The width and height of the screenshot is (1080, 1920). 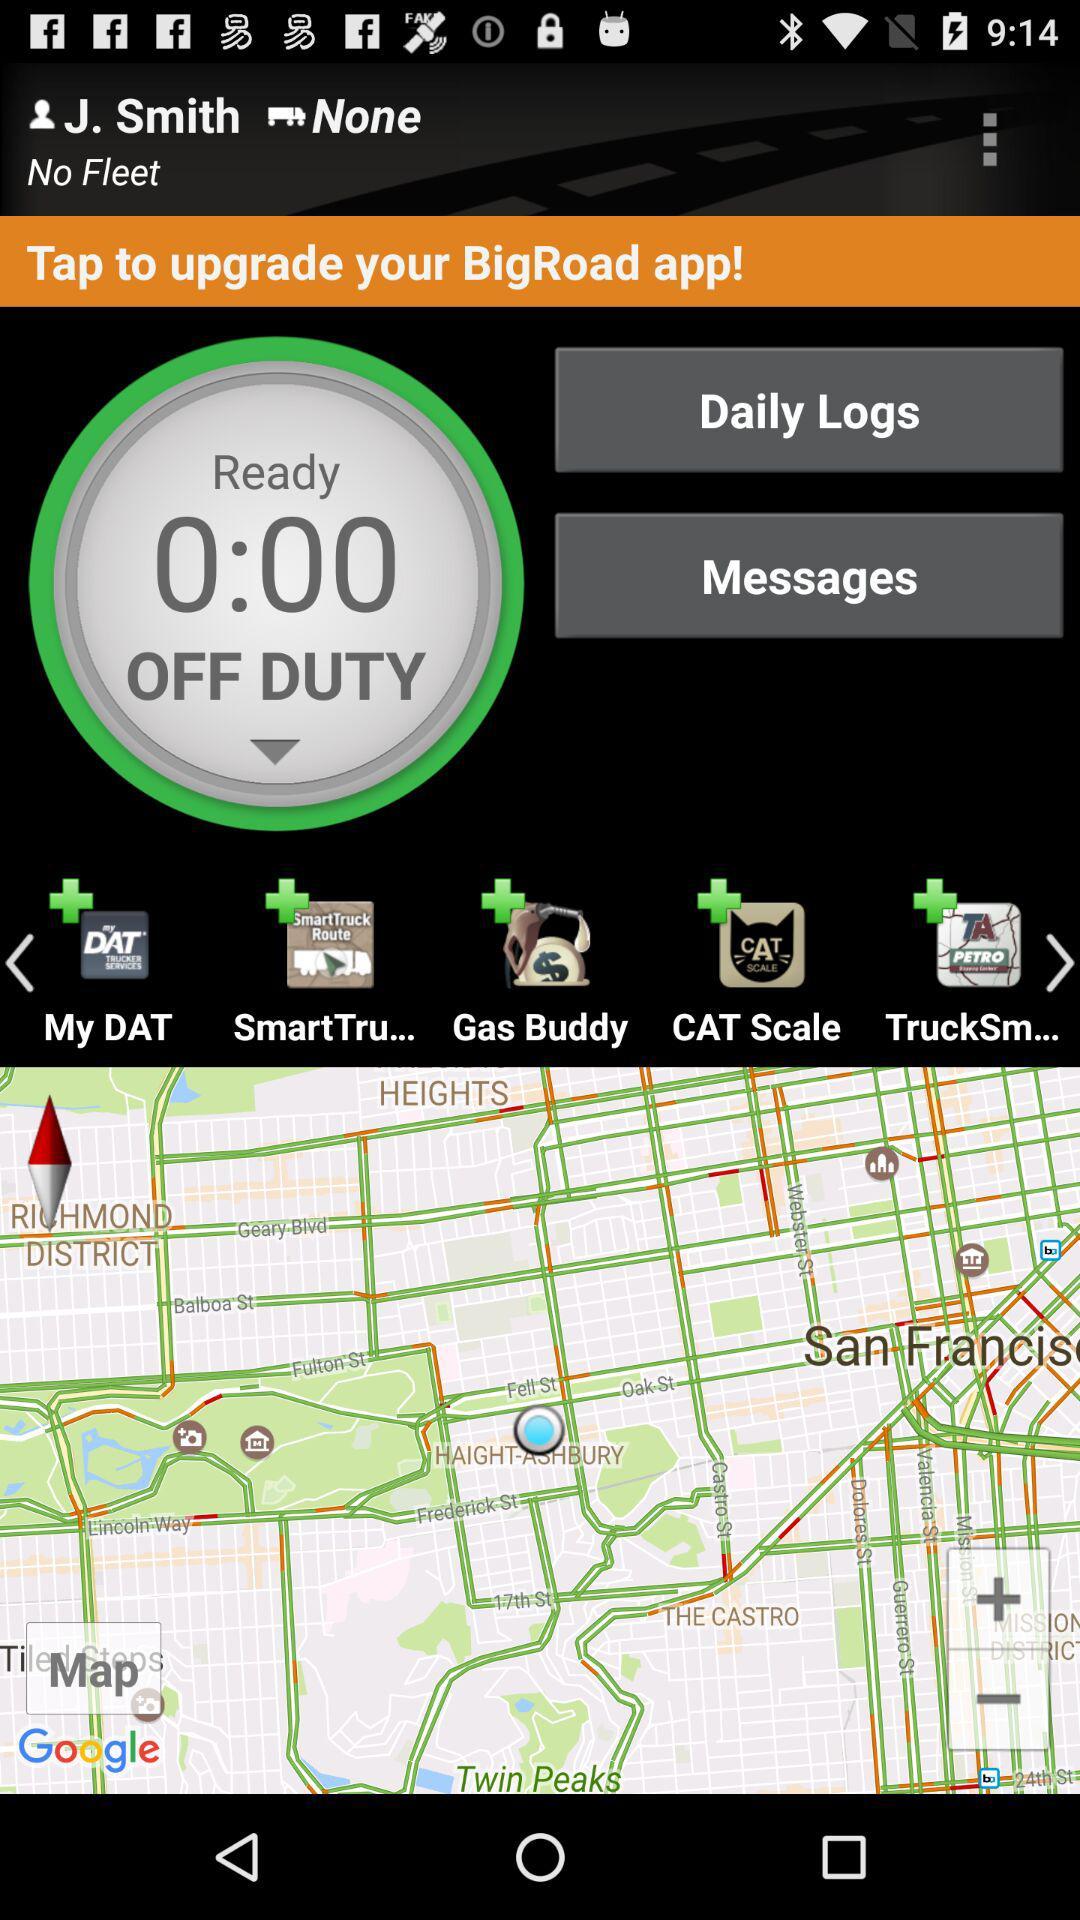 What do you see at coordinates (998, 1595) in the screenshot?
I see `zoom` at bounding box center [998, 1595].